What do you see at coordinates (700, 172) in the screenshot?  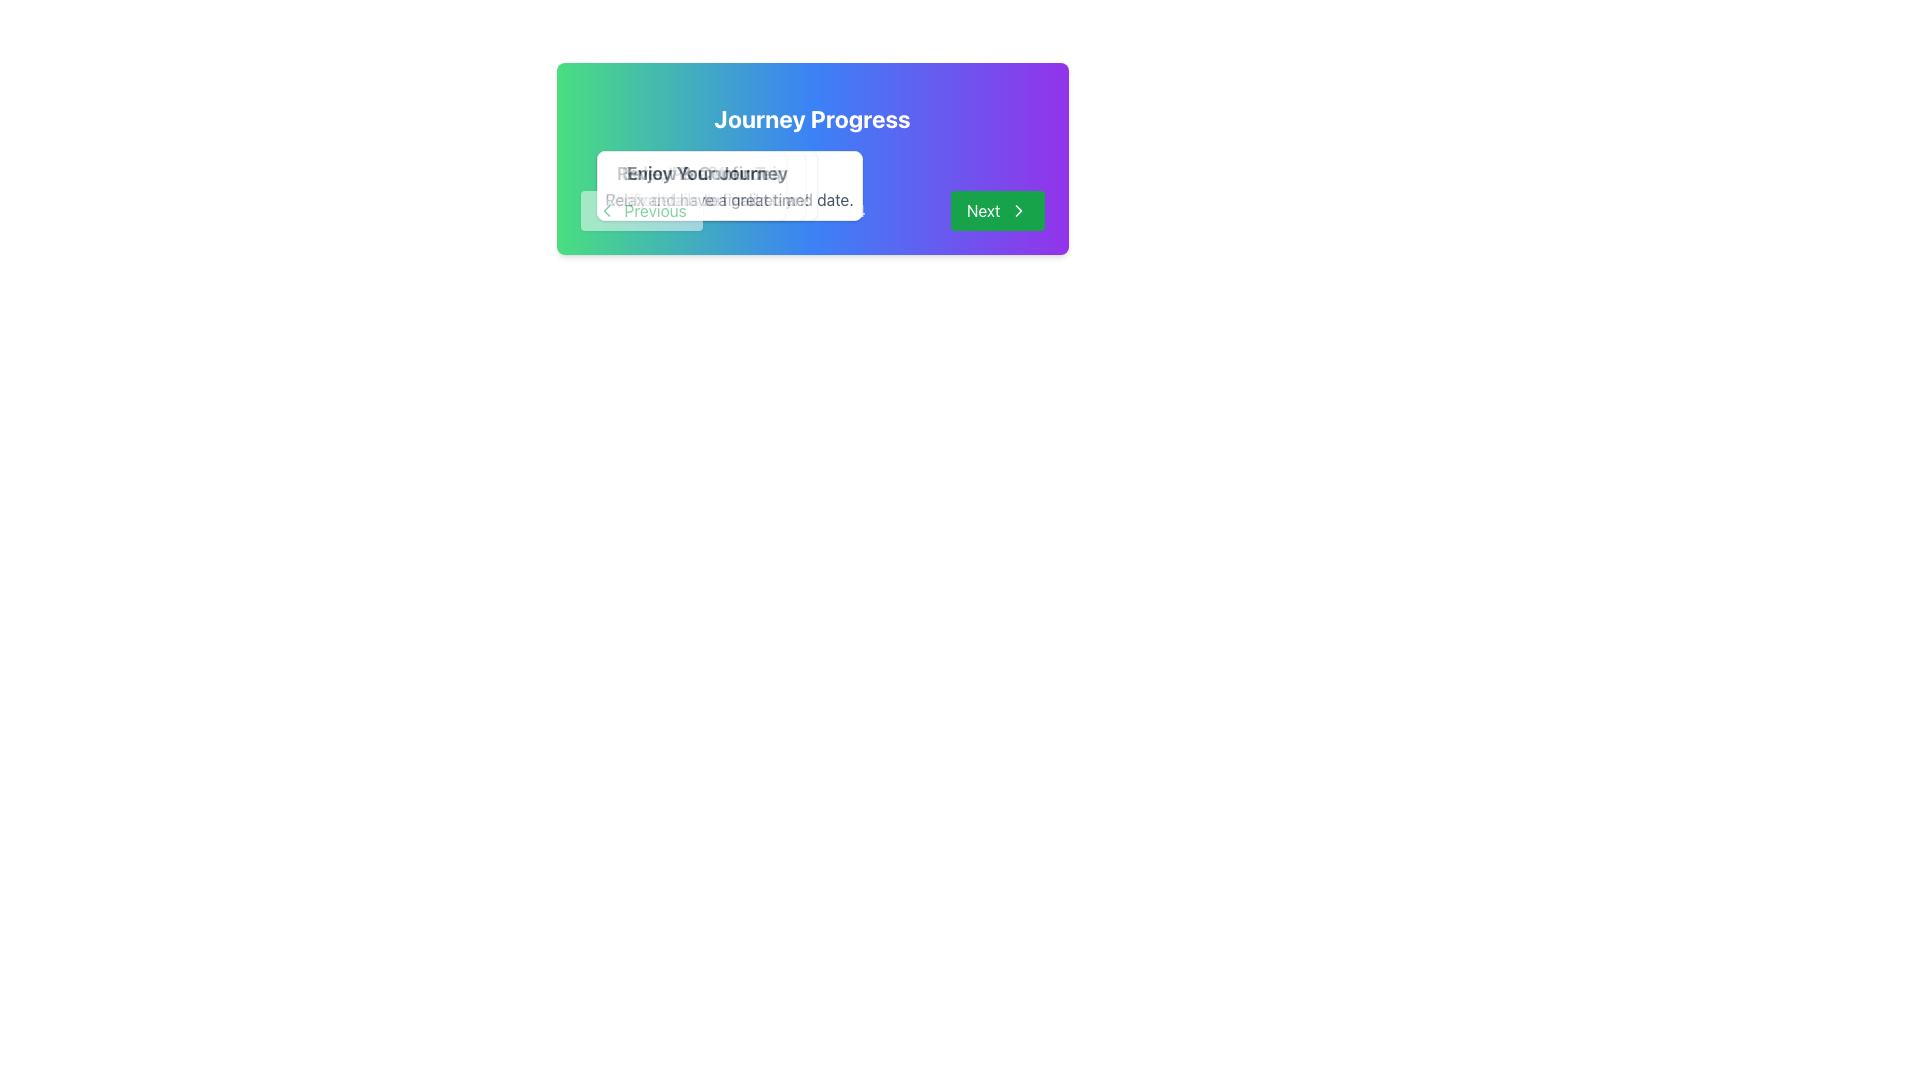 I see `the Text Label that serves as a title or heading for the section above 'Opt for transport and stay.'` at bounding box center [700, 172].